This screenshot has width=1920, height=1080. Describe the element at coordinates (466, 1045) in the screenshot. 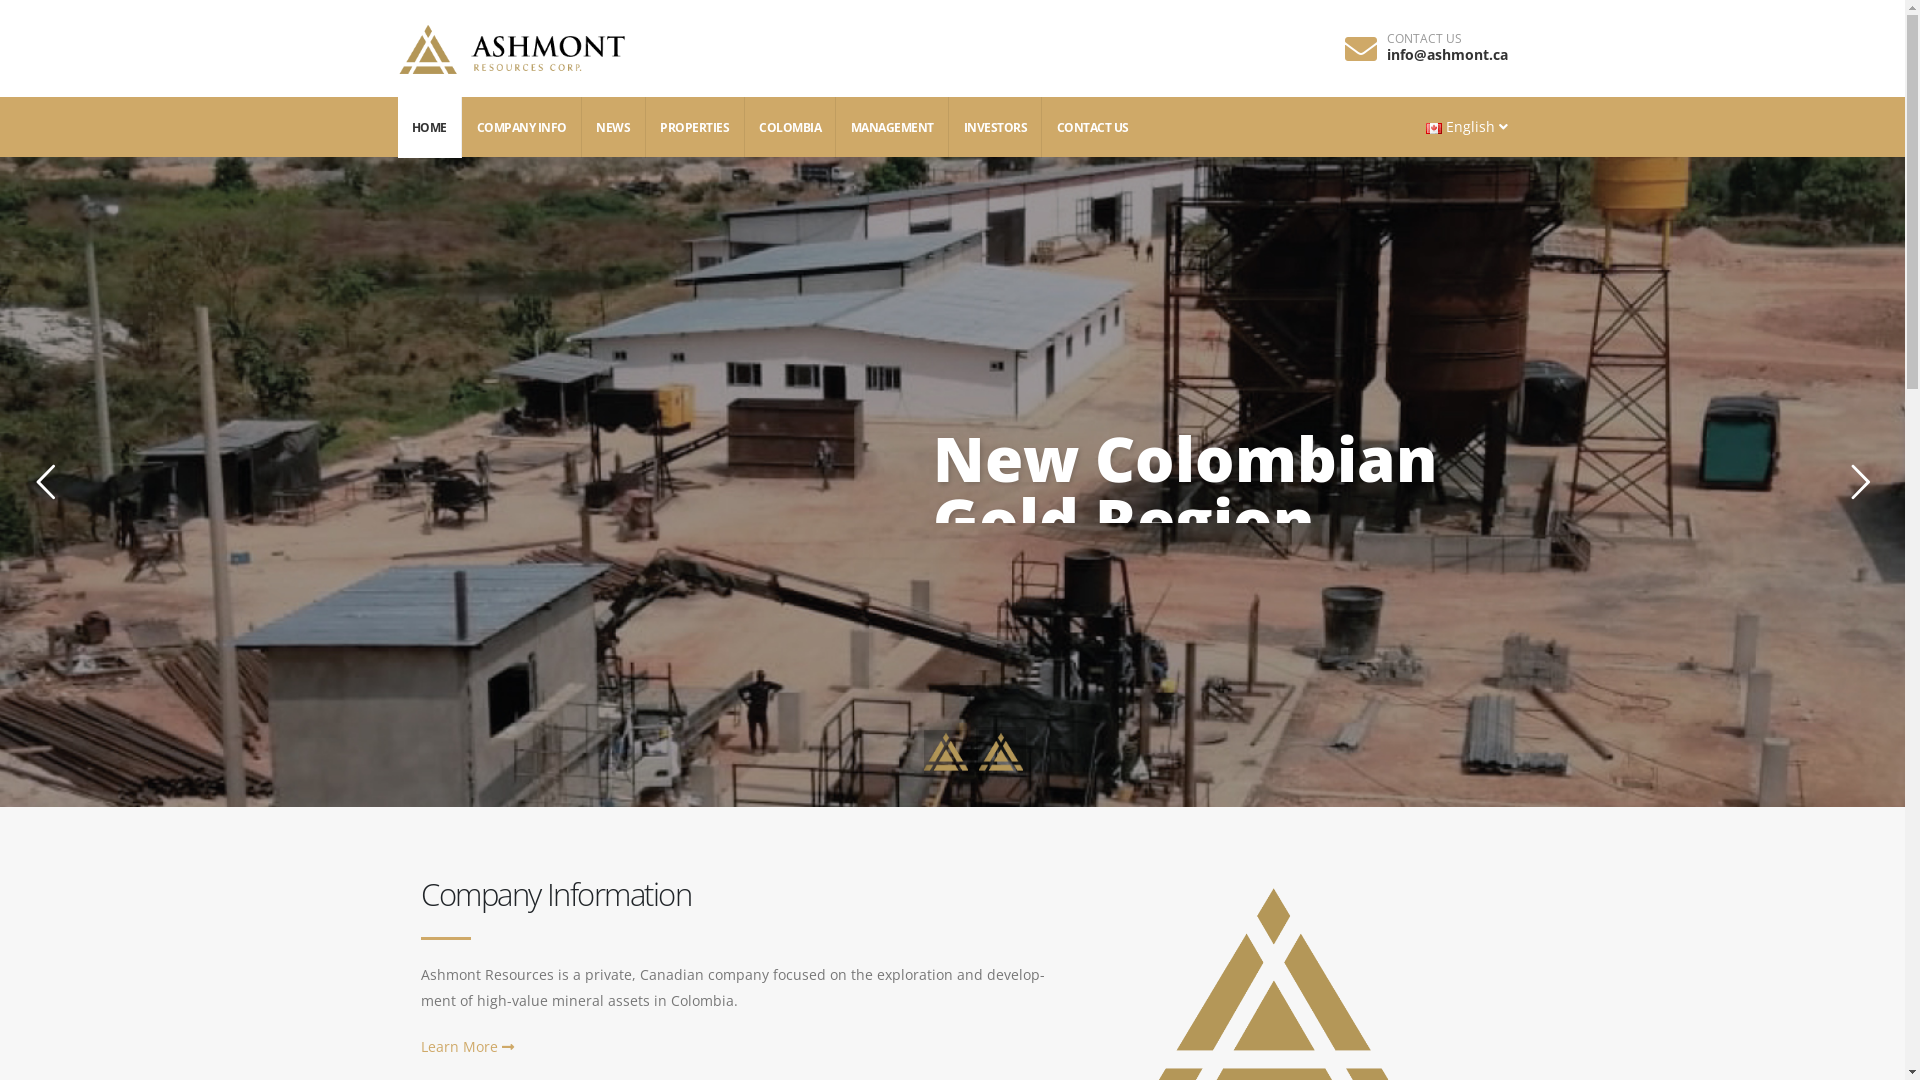

I see `'Learn More'` at that location.